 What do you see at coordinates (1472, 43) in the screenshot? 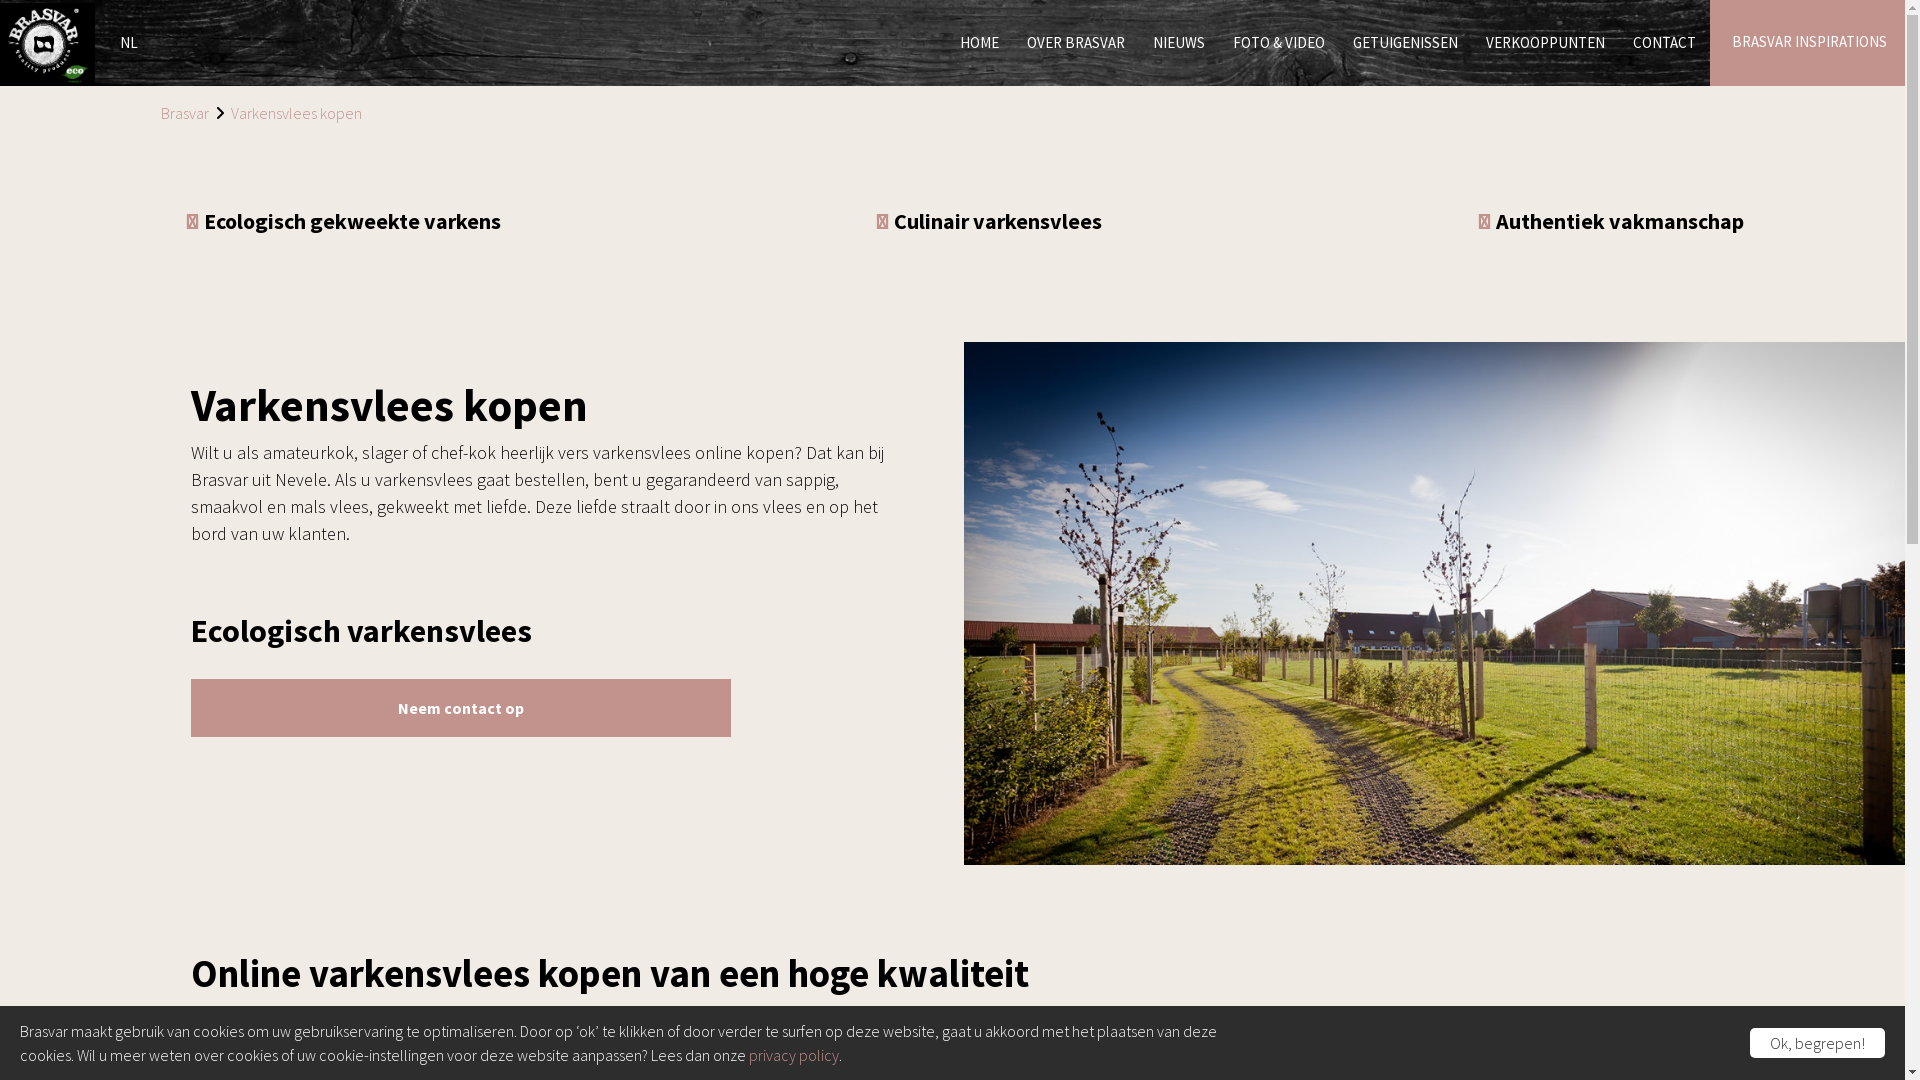
I see `'VERKOOPPUNTEN'` at bounding box center [1472, 43].